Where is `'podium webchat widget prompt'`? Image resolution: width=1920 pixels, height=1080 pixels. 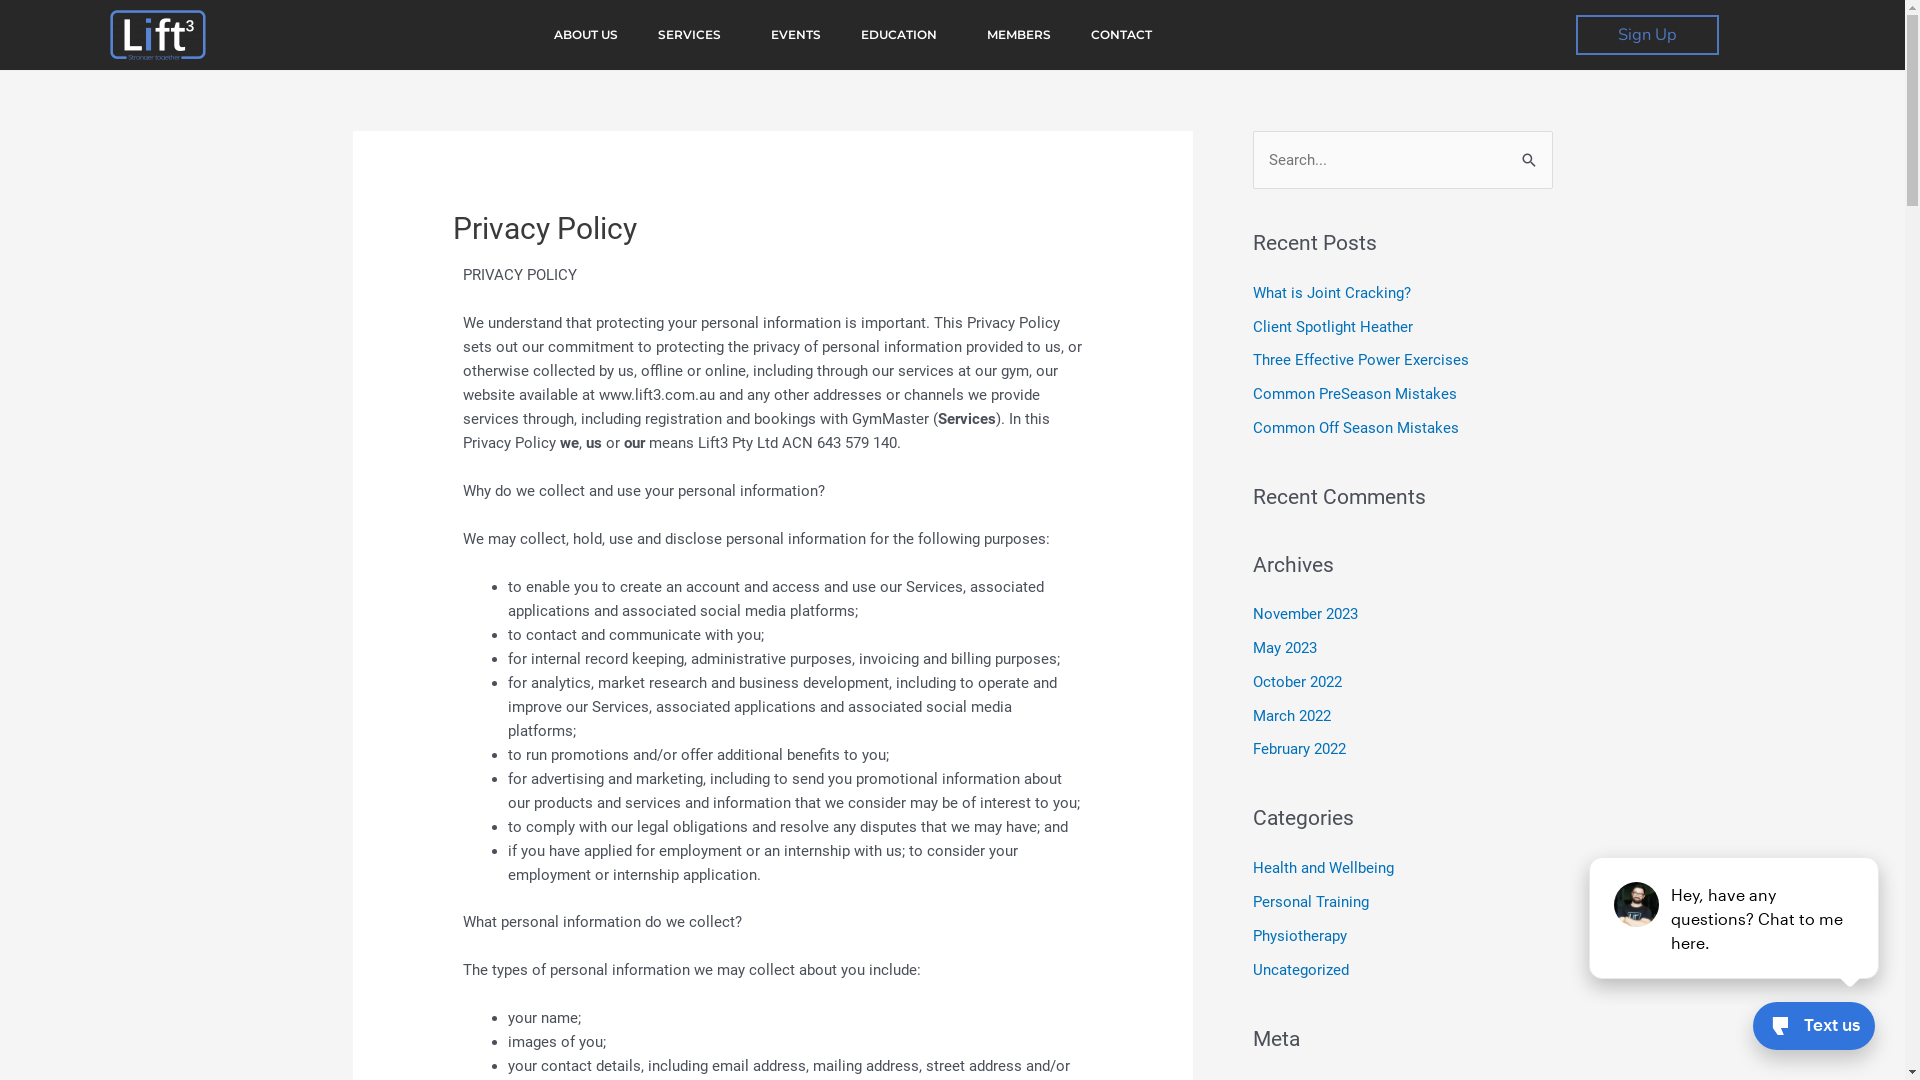 'podium webchat widget prompt' is located at coordinates (1733, 918).